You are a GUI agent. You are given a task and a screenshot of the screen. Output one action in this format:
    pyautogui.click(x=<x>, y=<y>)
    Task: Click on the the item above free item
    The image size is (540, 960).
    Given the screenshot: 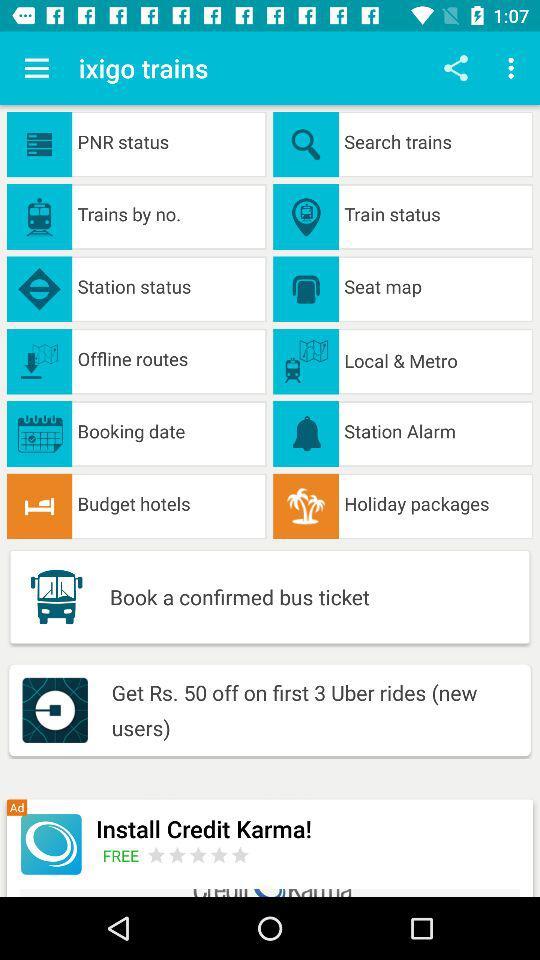 What is the action you would take?
    pyautogui.click(x=308, y=828)
    